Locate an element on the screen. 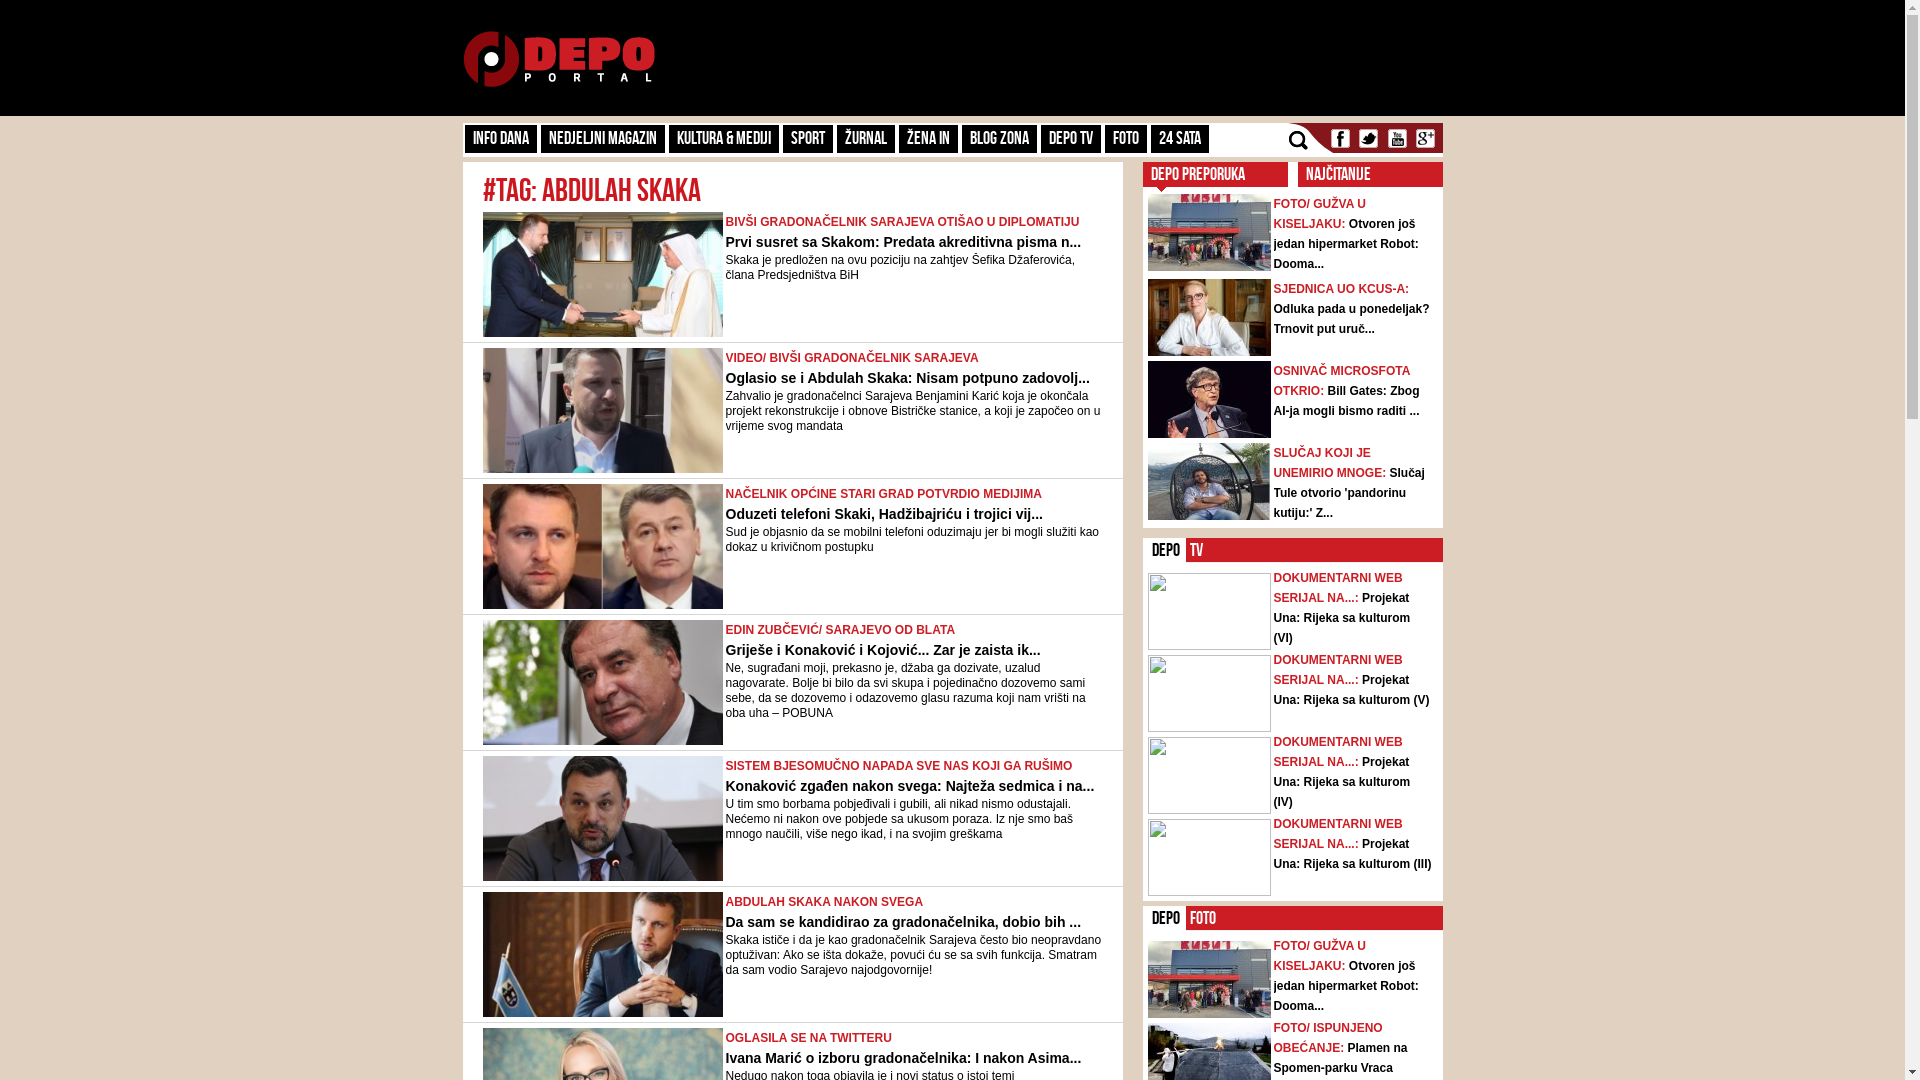 The height and width of the screenshot is (1080, 1920). 'ABDULAH SKAKA NAKON SVEGA' is located at coordinates (825, 902).